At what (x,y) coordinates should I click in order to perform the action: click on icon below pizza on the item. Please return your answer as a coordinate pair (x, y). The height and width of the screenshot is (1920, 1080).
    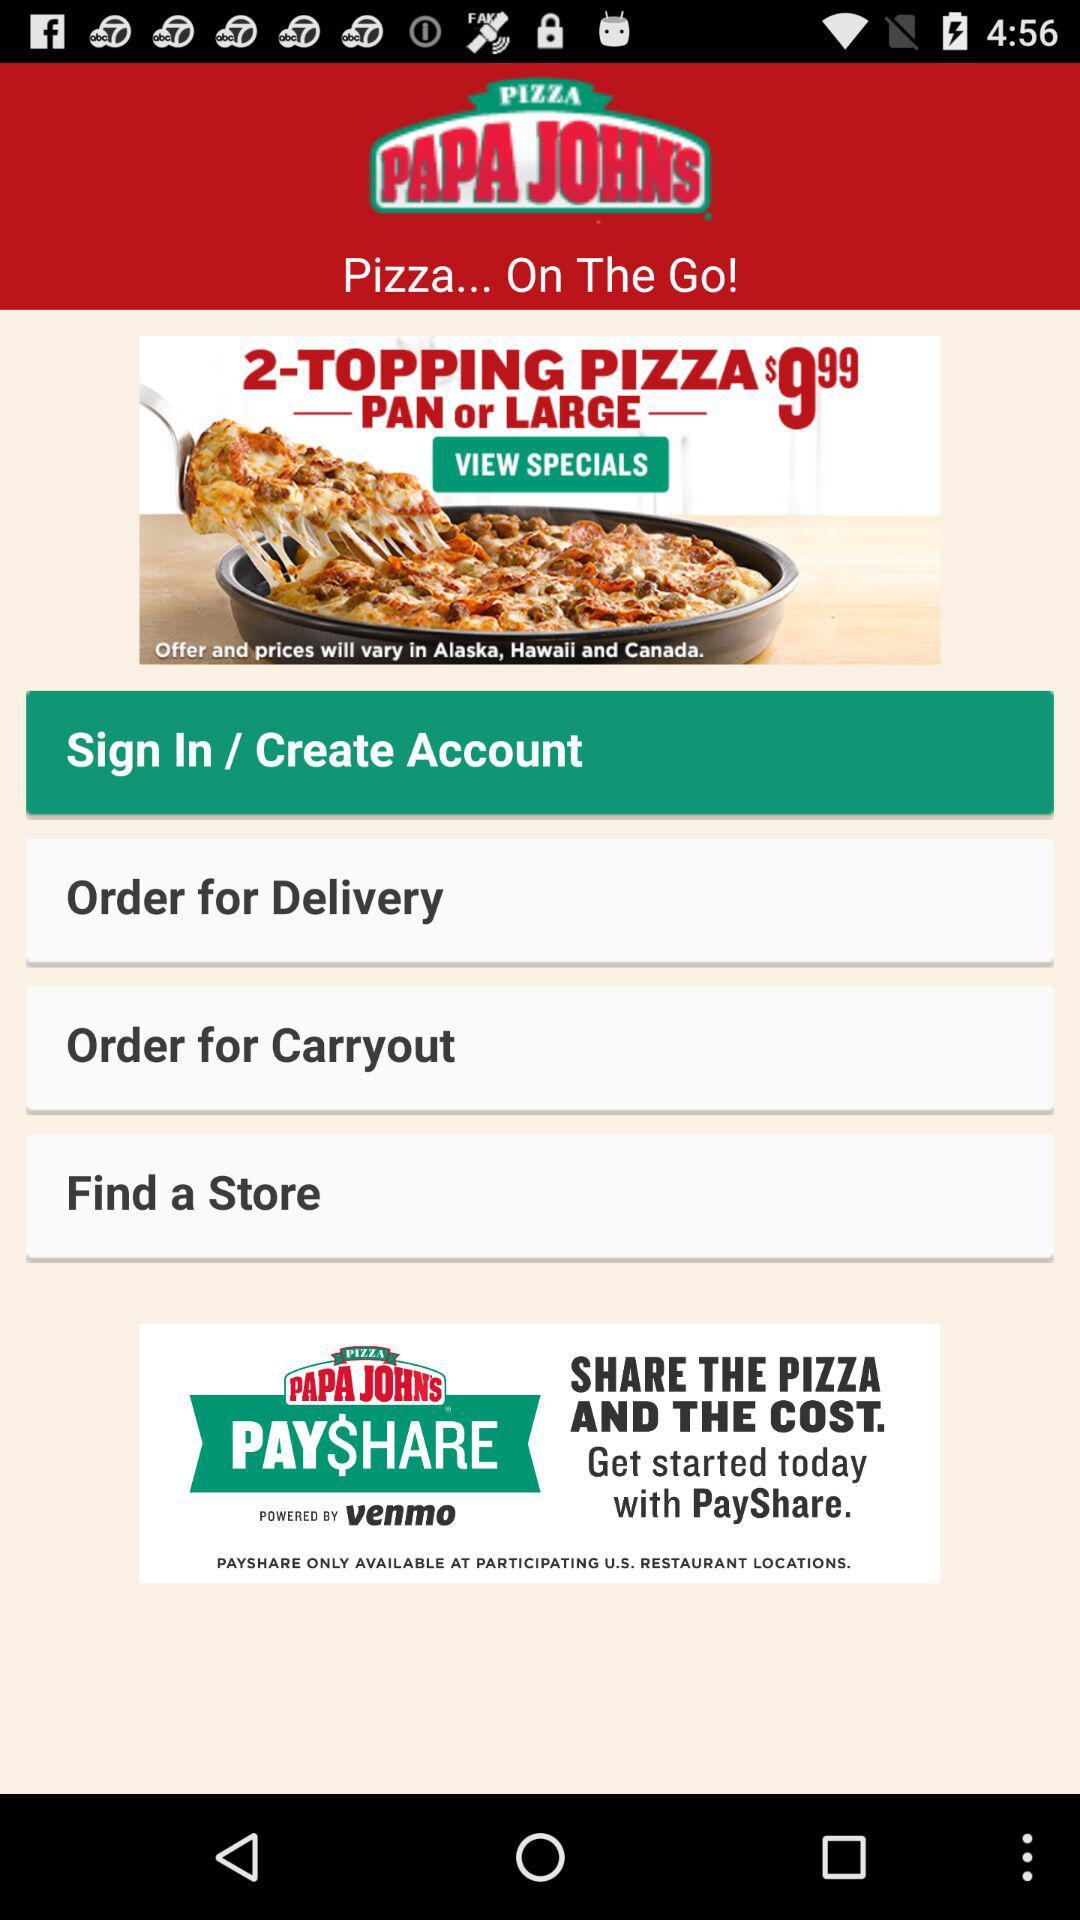
    Looking at the image, I should click on (540, 500).